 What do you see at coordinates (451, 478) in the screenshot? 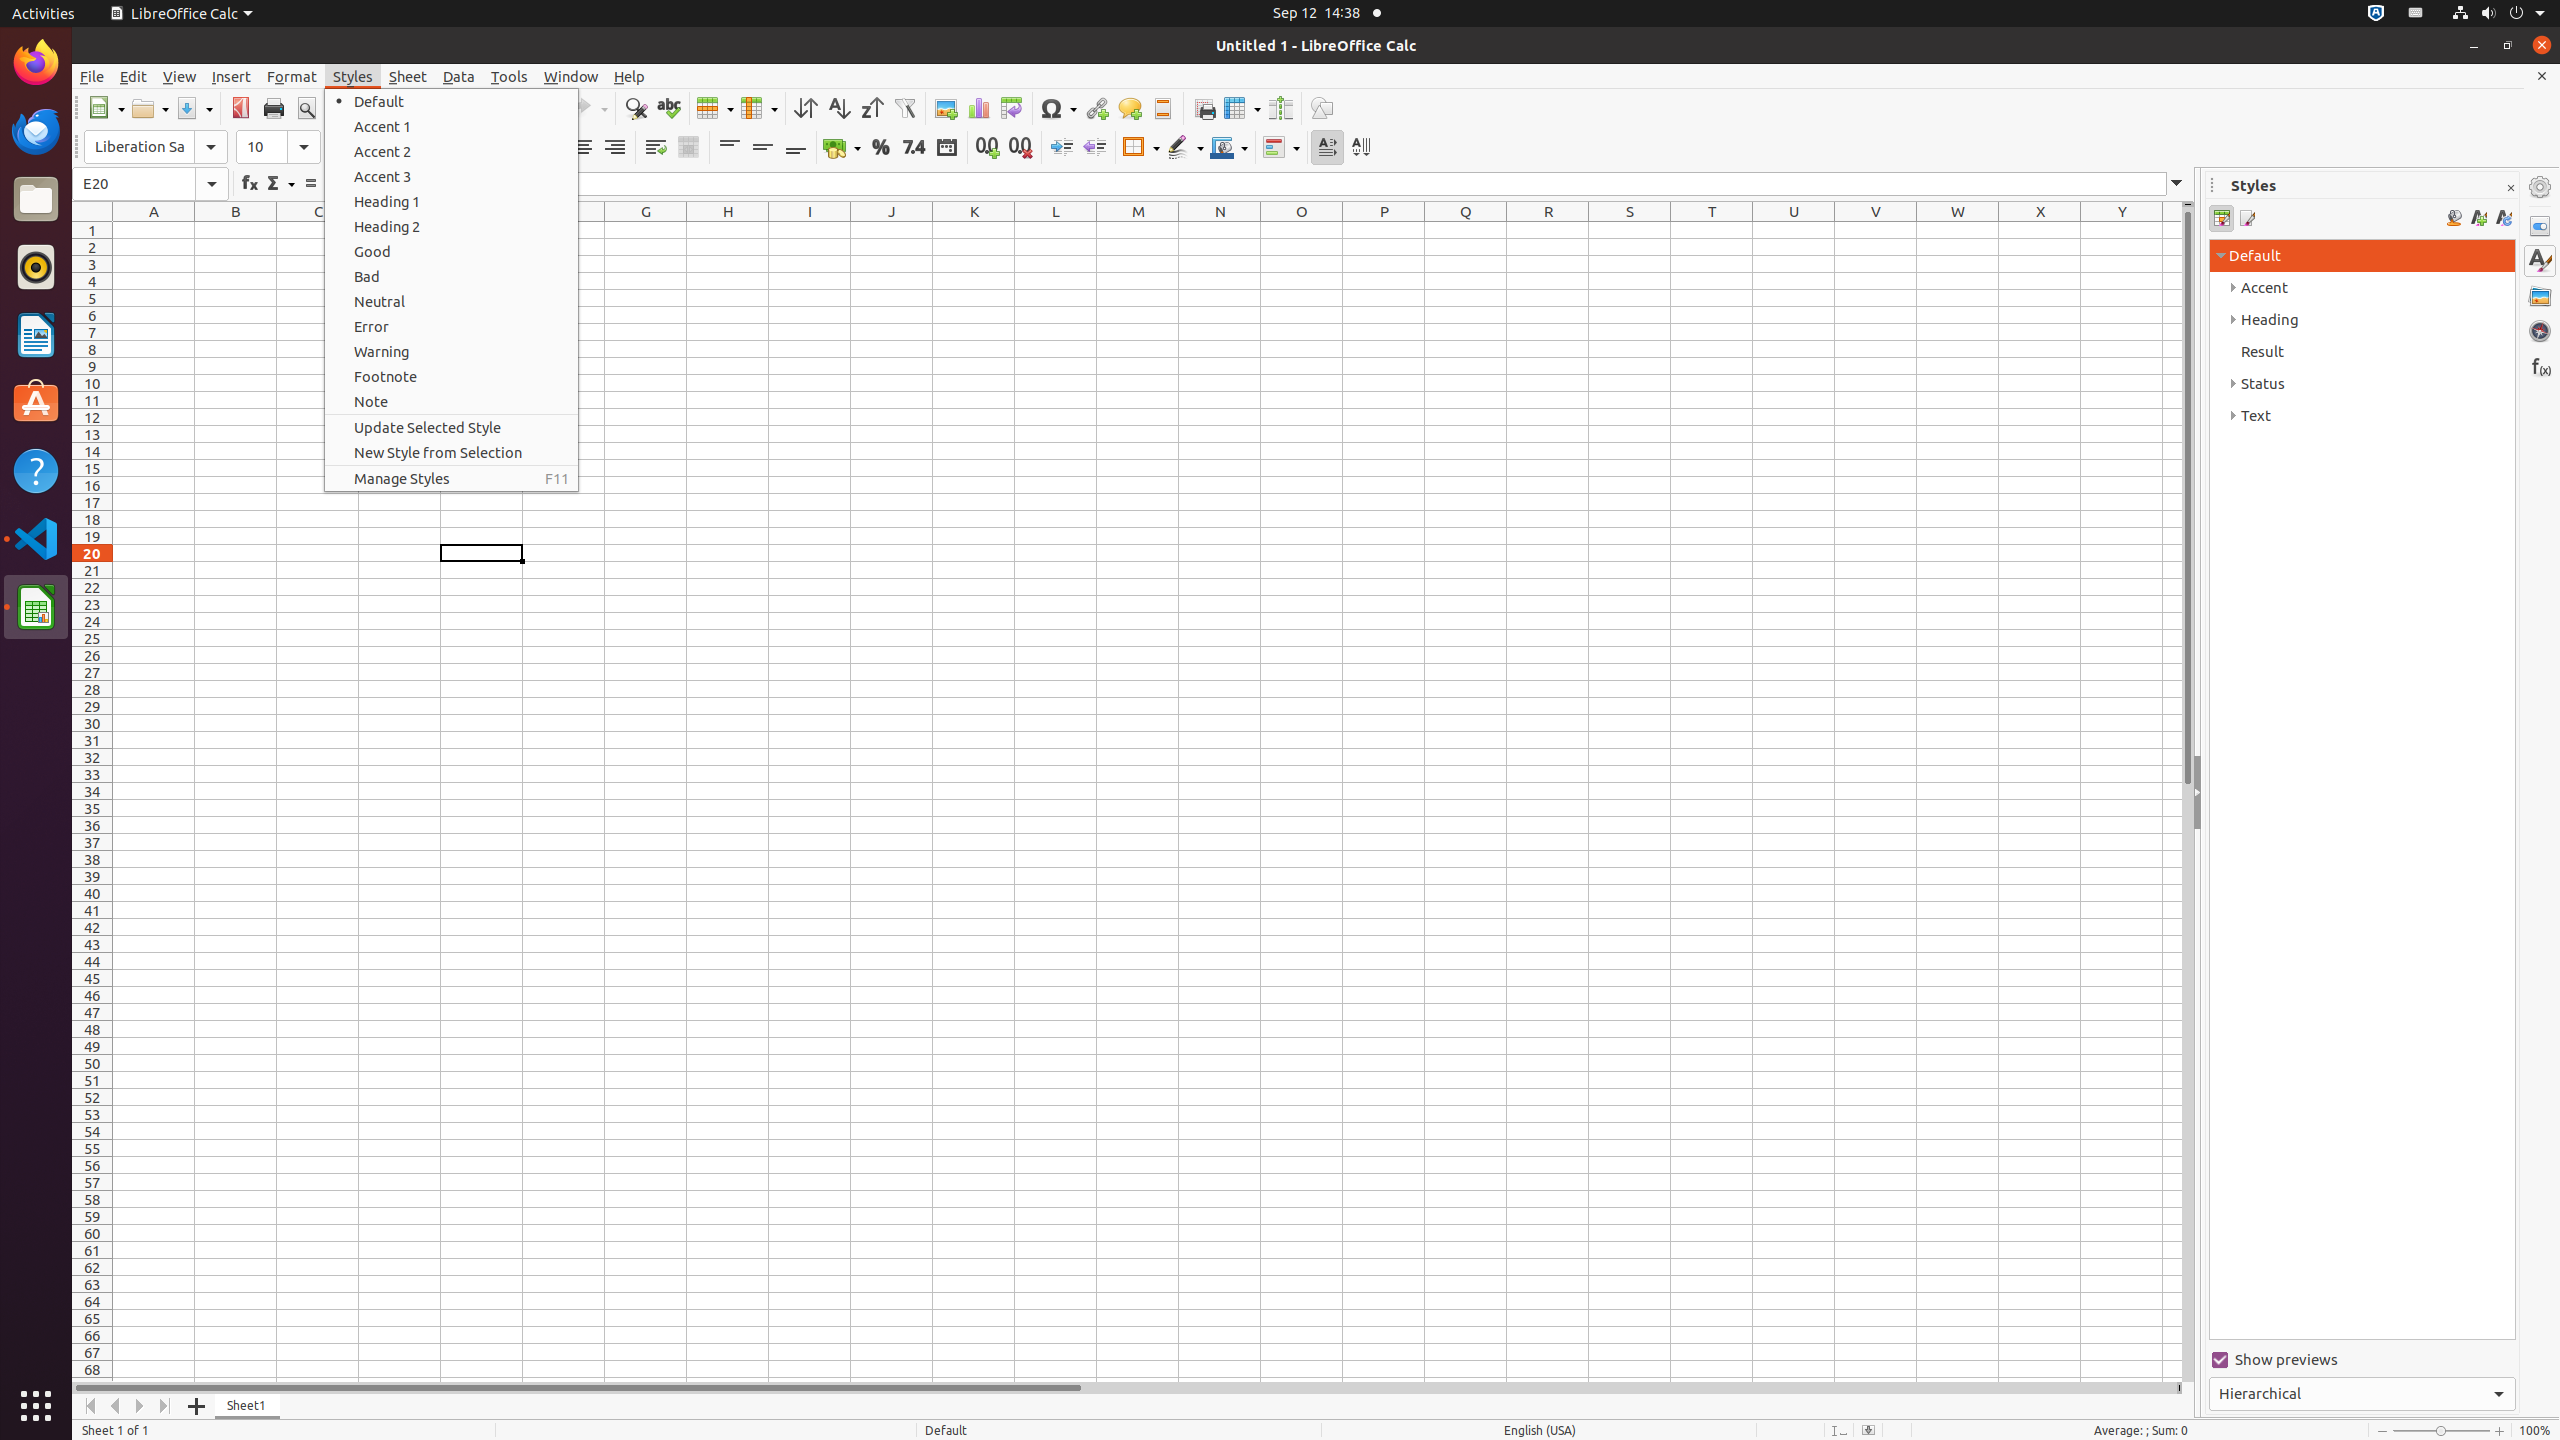
I see `'Manage Styles'` at bounding box center [451, 478].